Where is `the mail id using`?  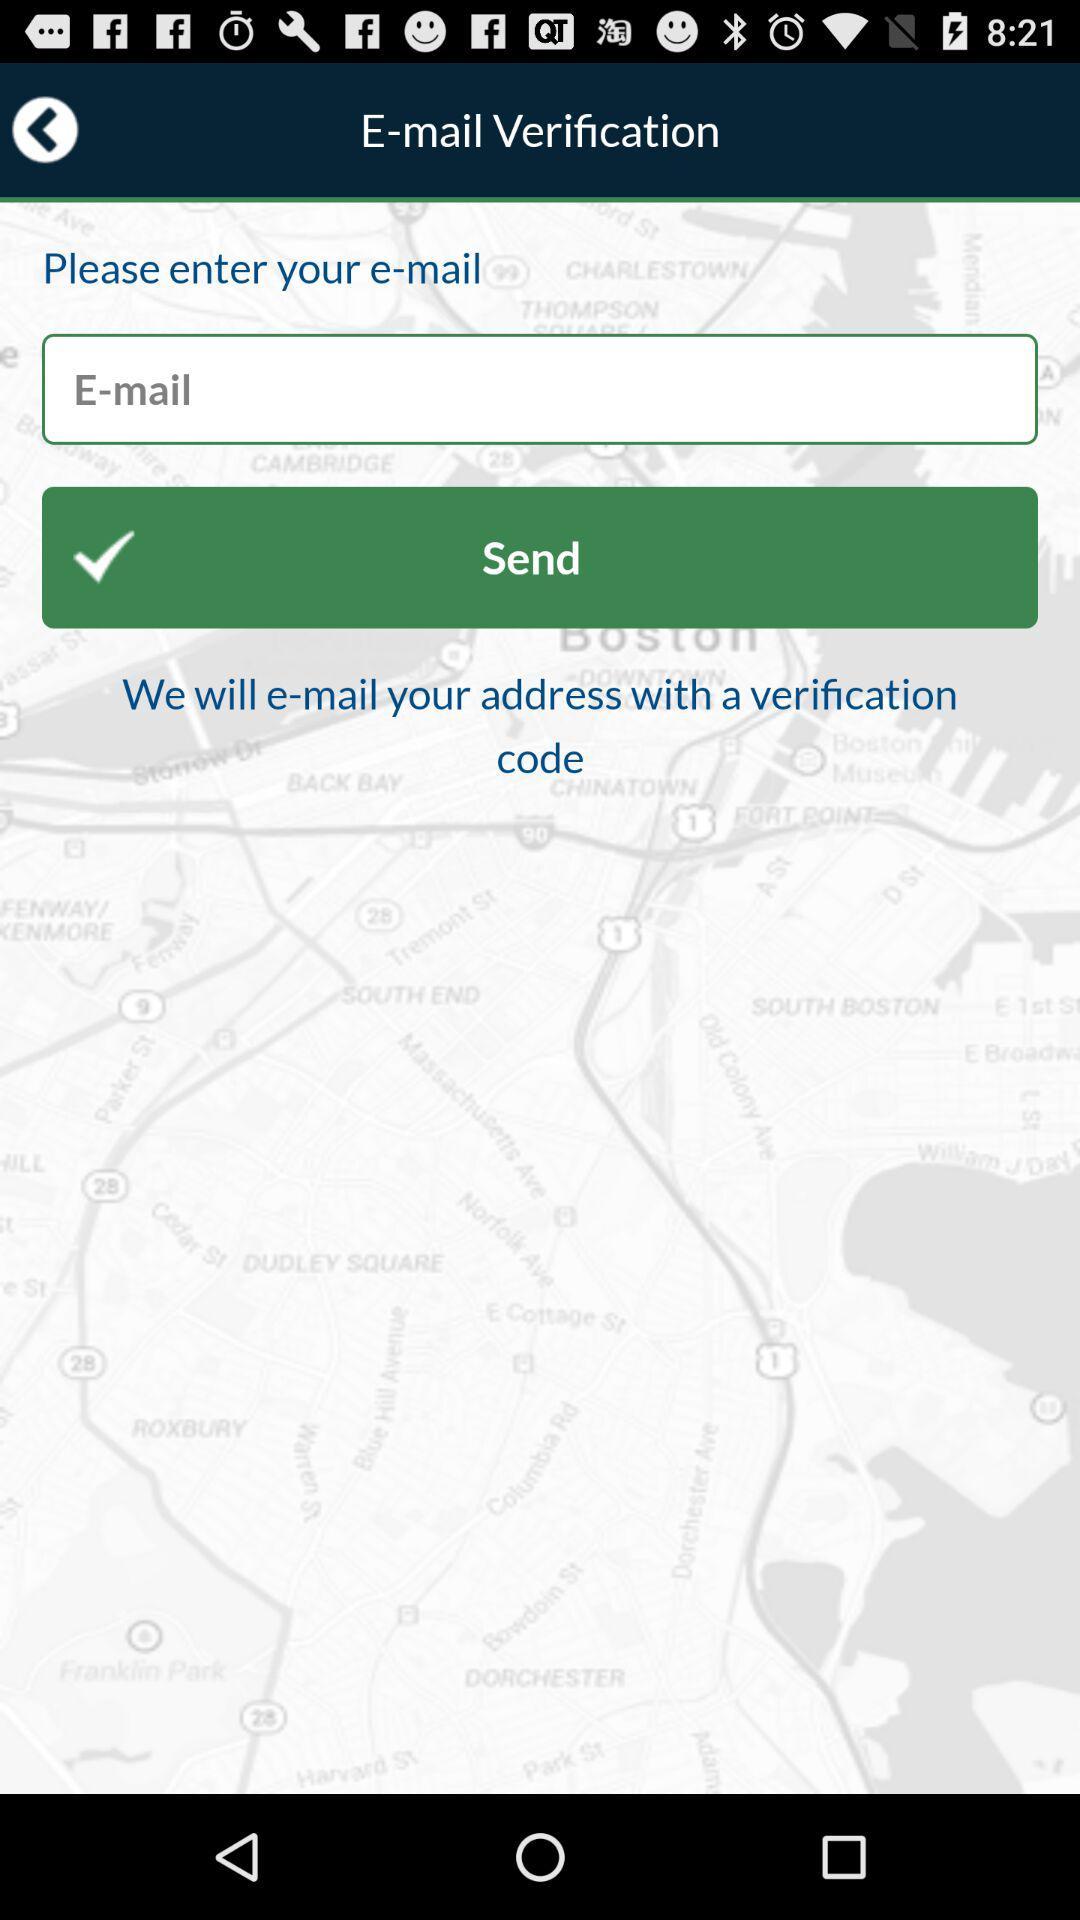 the mail id using is located at coordinates (540, 389).